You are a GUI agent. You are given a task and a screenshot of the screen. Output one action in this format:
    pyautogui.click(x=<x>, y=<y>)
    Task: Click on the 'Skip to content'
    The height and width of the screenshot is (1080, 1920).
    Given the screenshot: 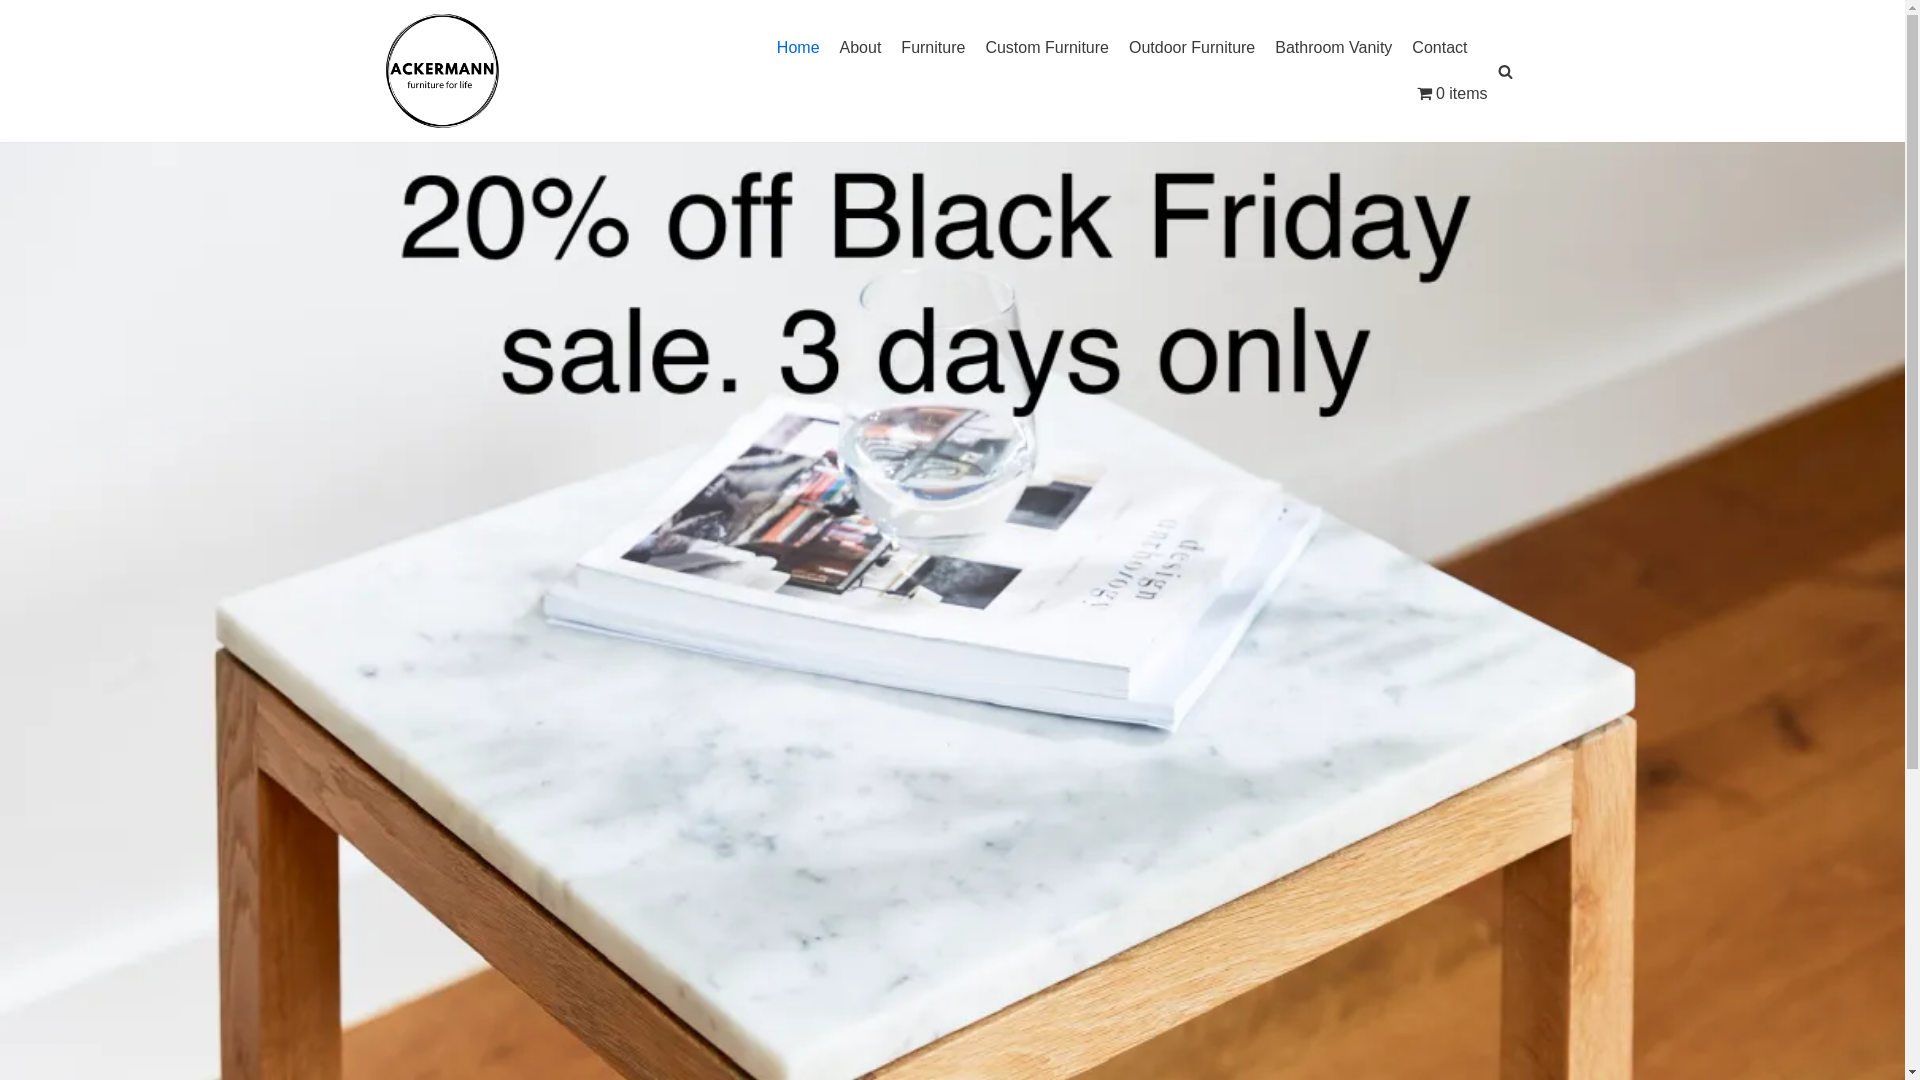 What is the action you would take?
    pyautogui.click(x=19, y=42)
    